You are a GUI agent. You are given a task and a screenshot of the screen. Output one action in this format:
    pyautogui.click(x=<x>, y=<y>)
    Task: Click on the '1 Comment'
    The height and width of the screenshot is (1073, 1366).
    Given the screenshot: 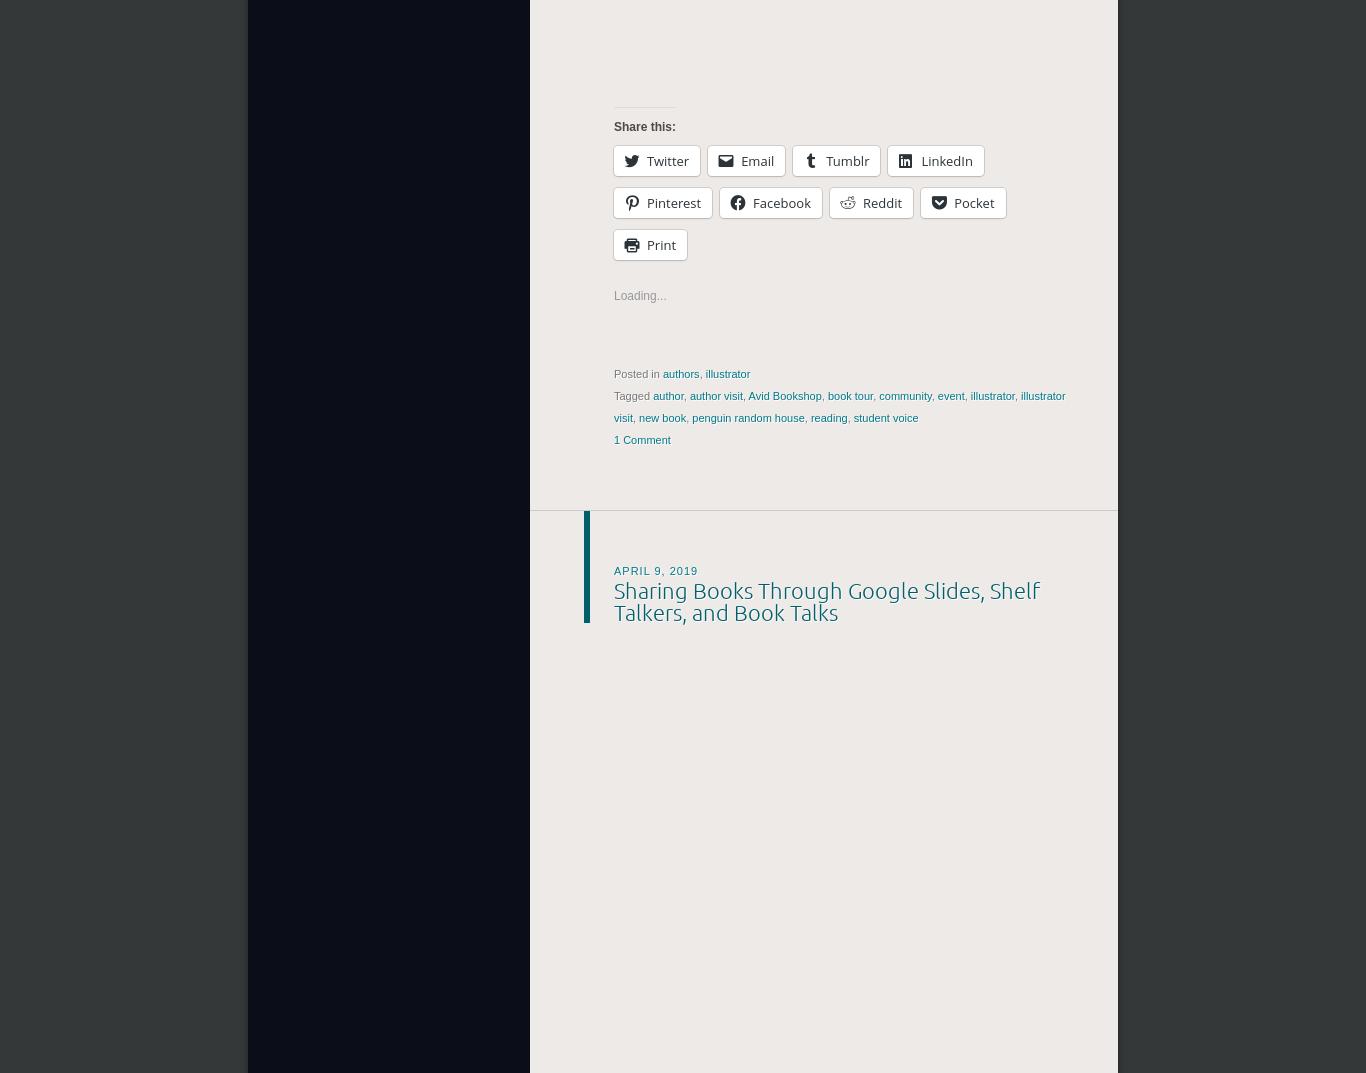 What is the action you would take?
    pyautogui.click(x=613, y=440)
    